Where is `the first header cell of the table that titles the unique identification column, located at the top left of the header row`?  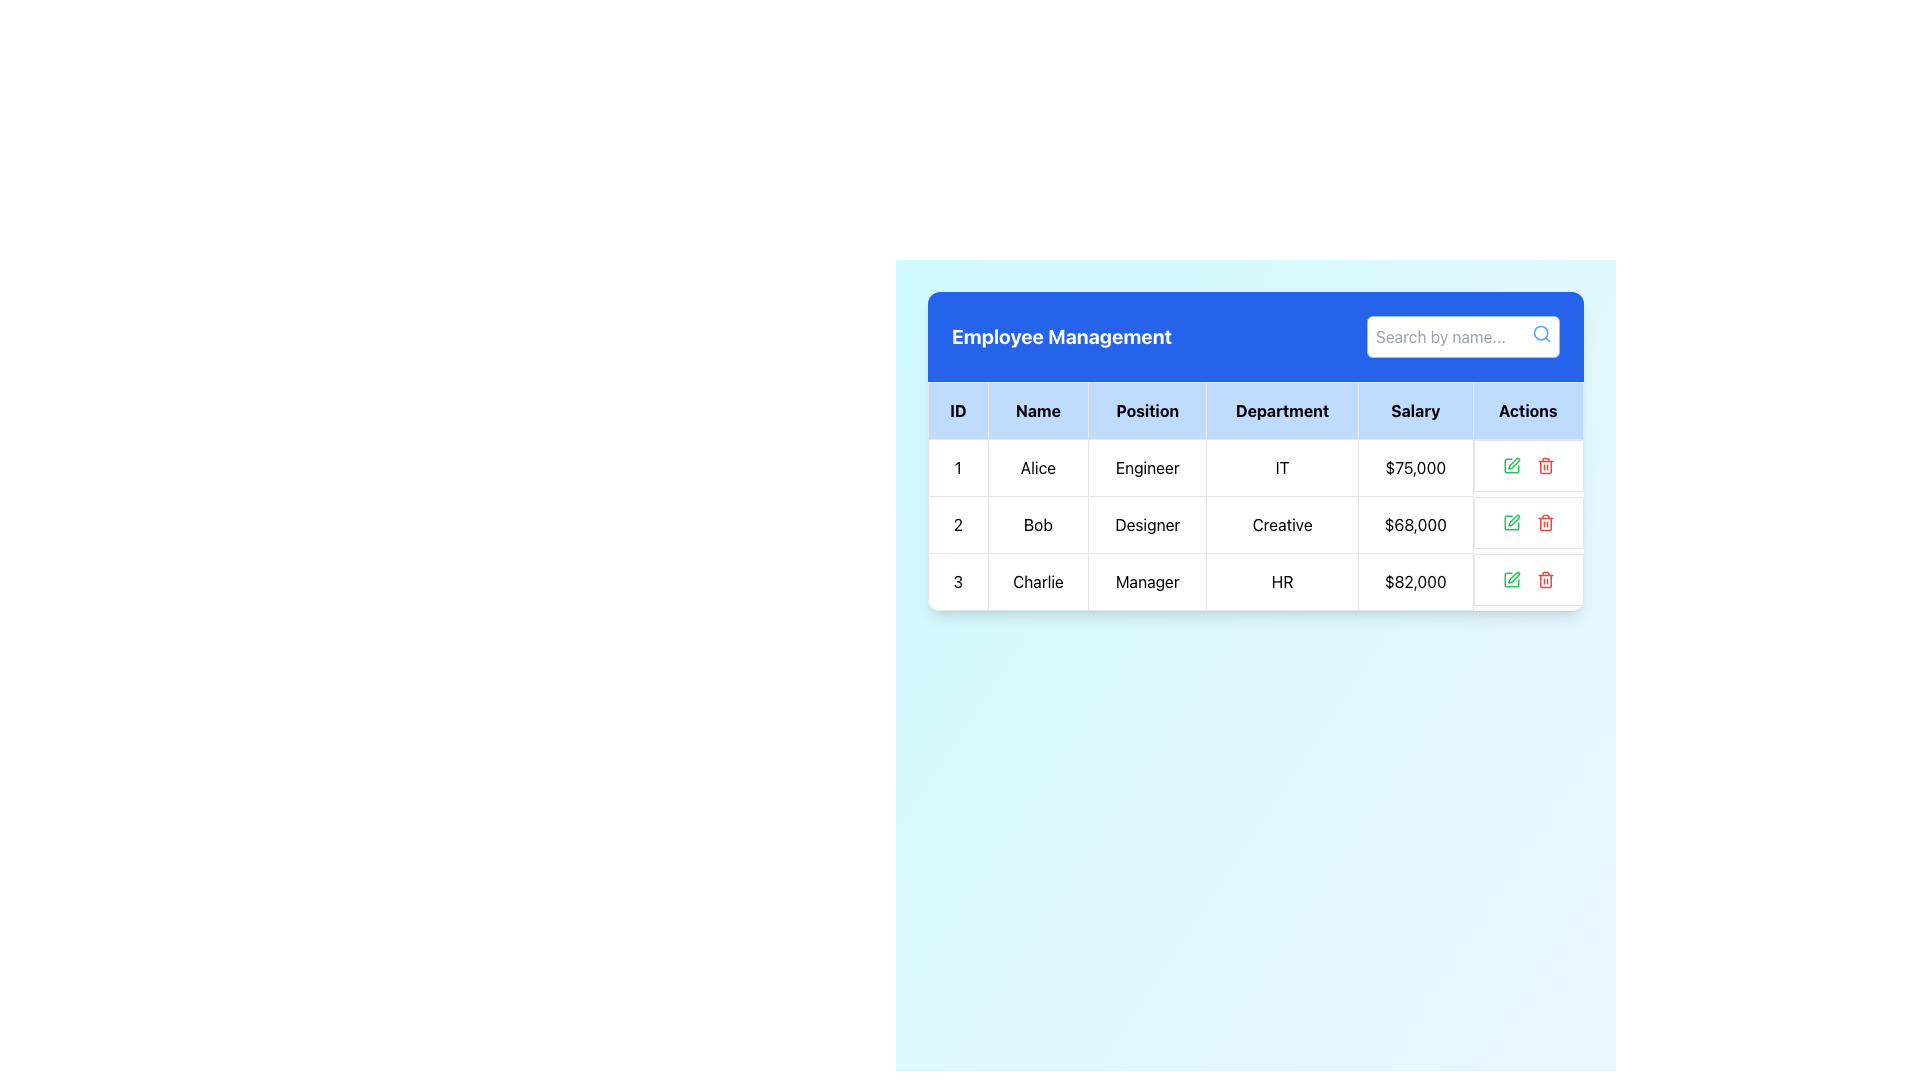 the first header cell of the table that titles the unique identification column, located at the top left of the header row is located at coordinates (957, 410).